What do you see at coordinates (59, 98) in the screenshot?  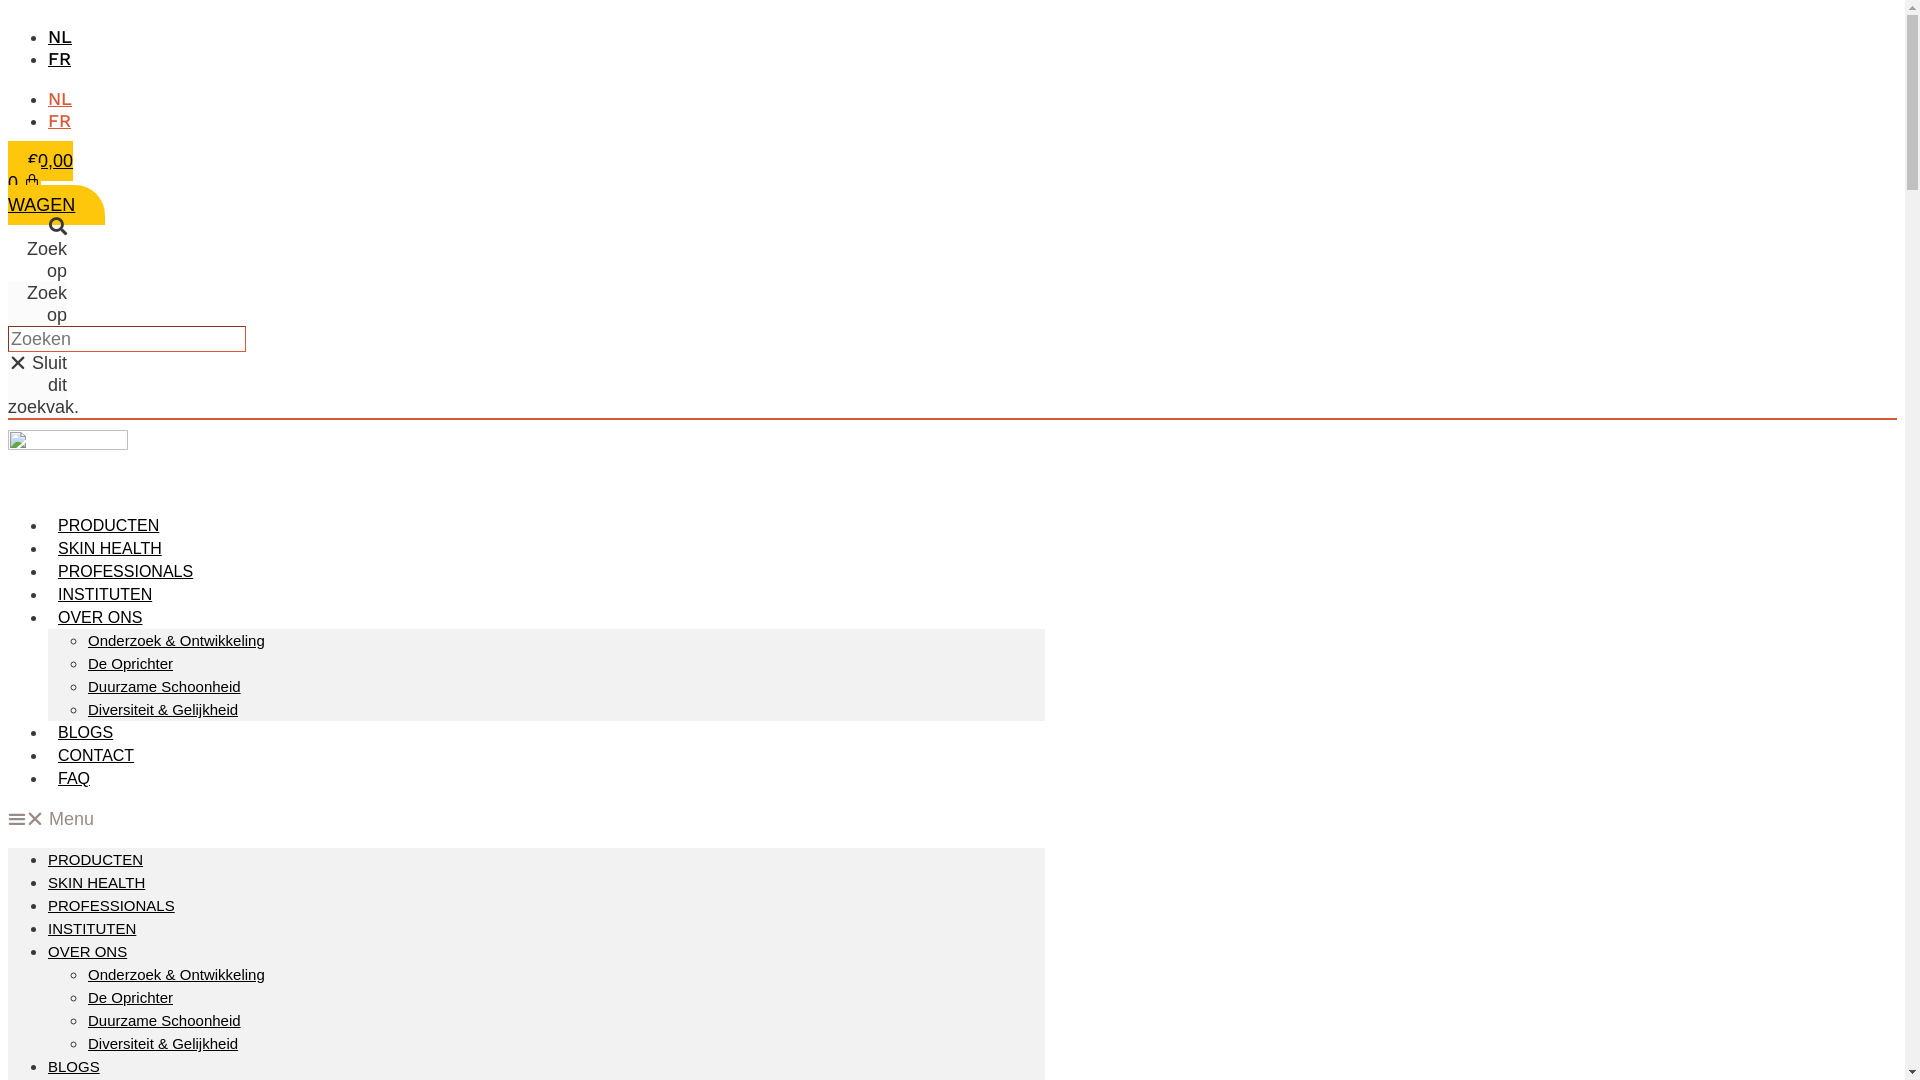 I see `'NL'` at bounding box center [59, 98].